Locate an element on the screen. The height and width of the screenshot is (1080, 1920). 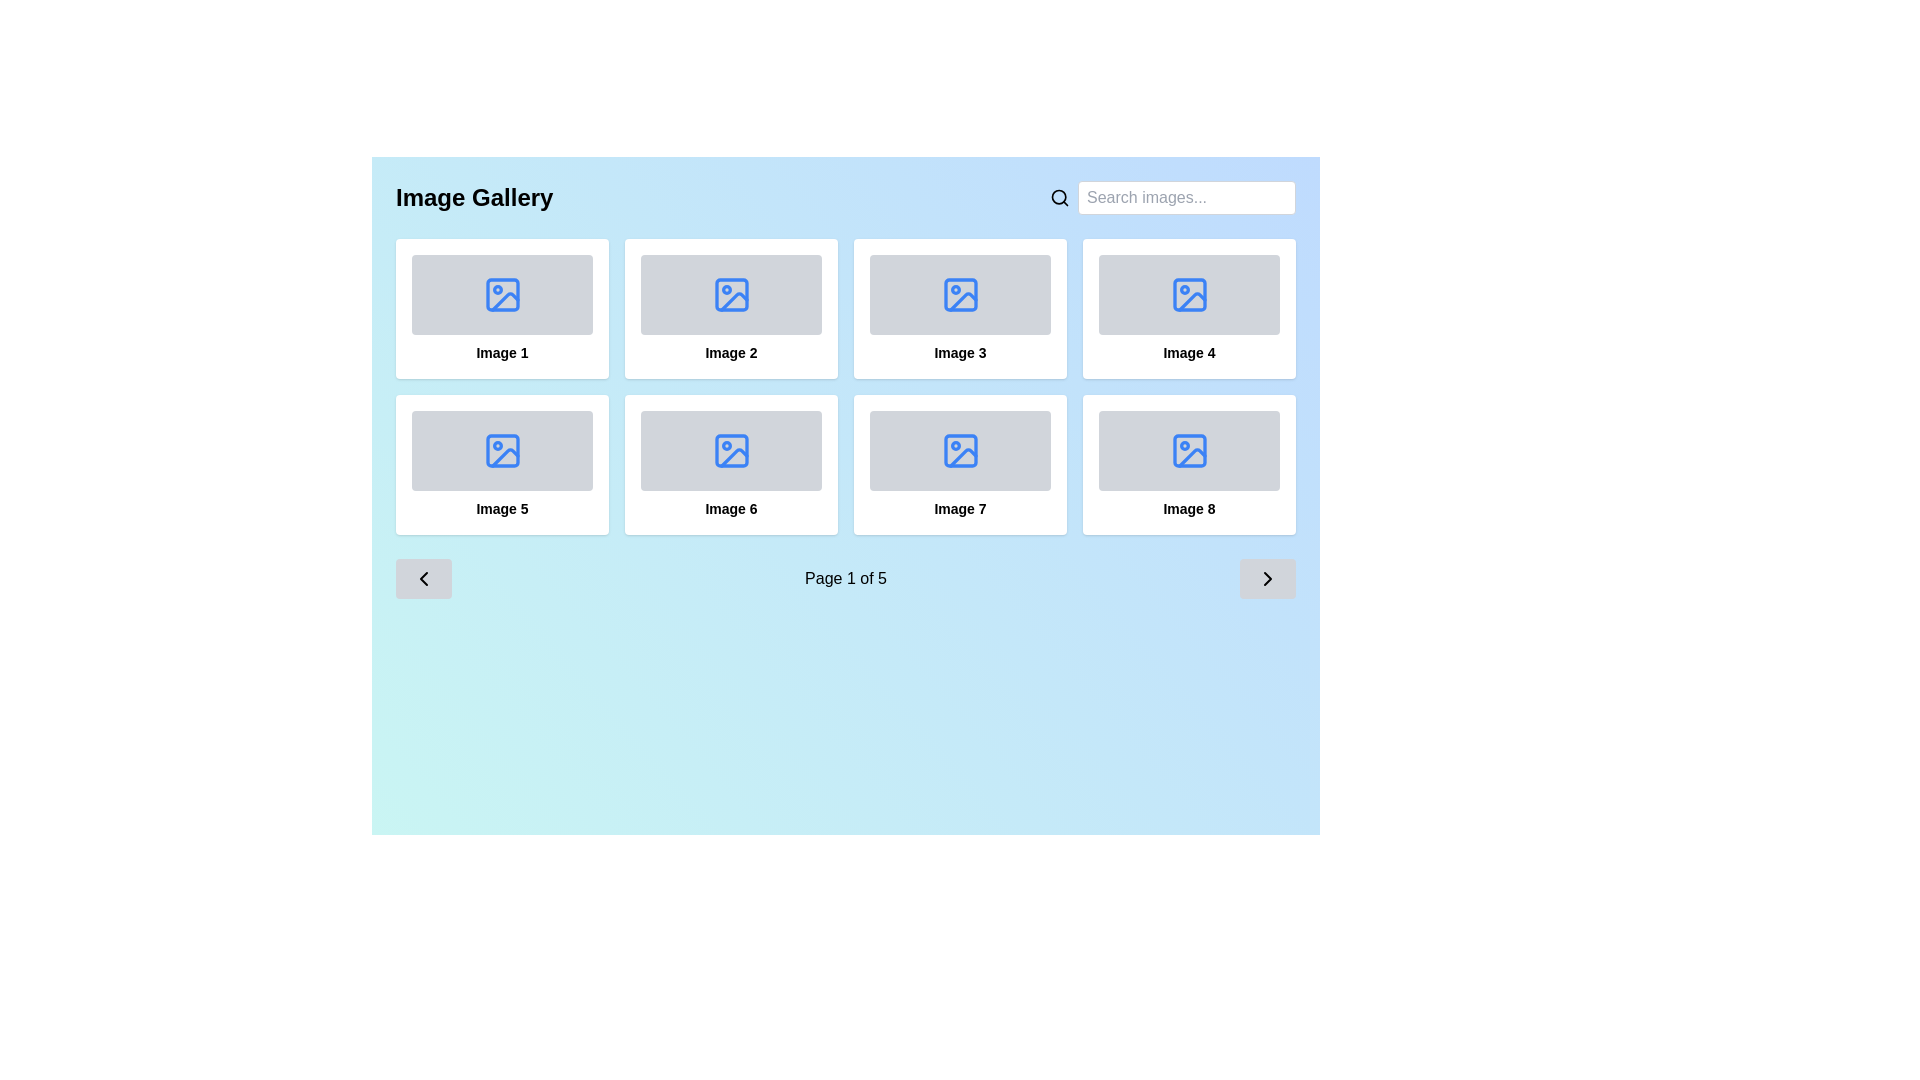
the 'previous' button icon located at the bottom-left corner of the gallery interface is located at coordinates (422, 578).